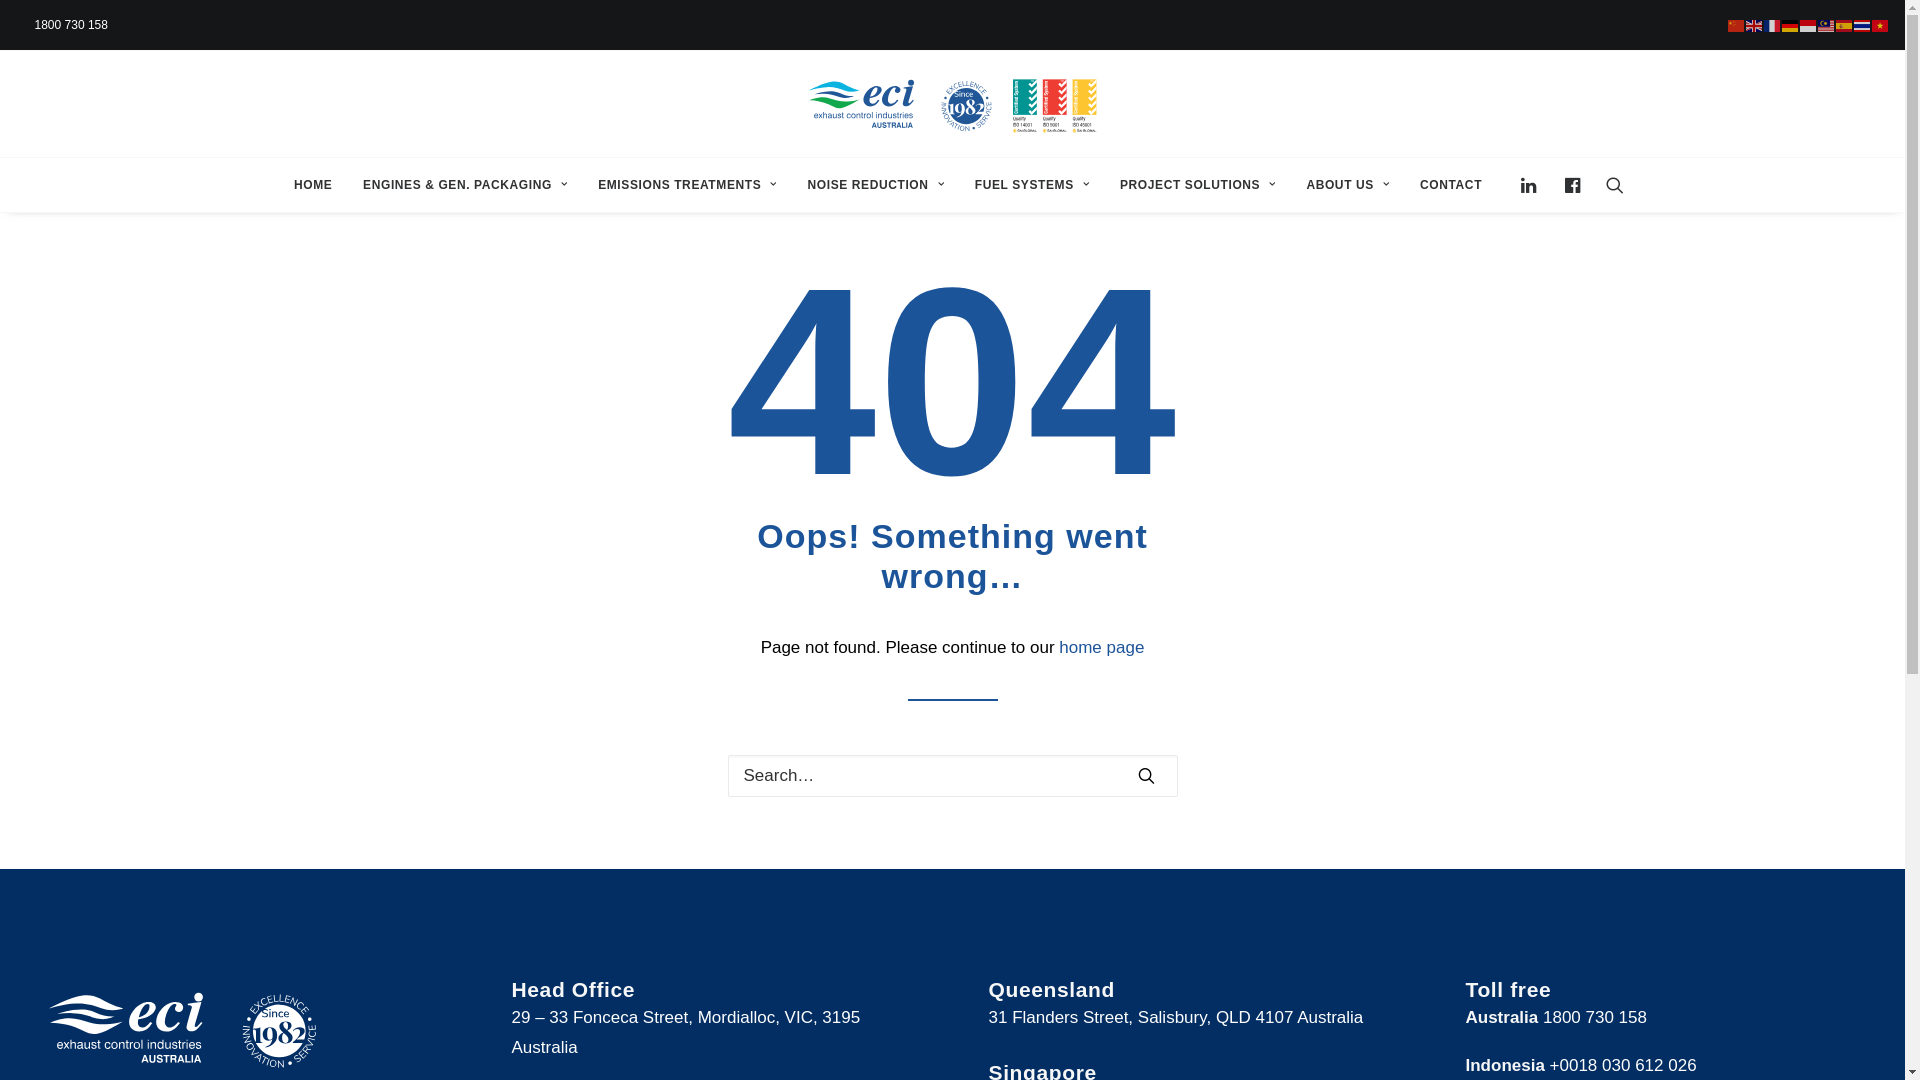  I want to click on 'Search for:', so click(952, 774).